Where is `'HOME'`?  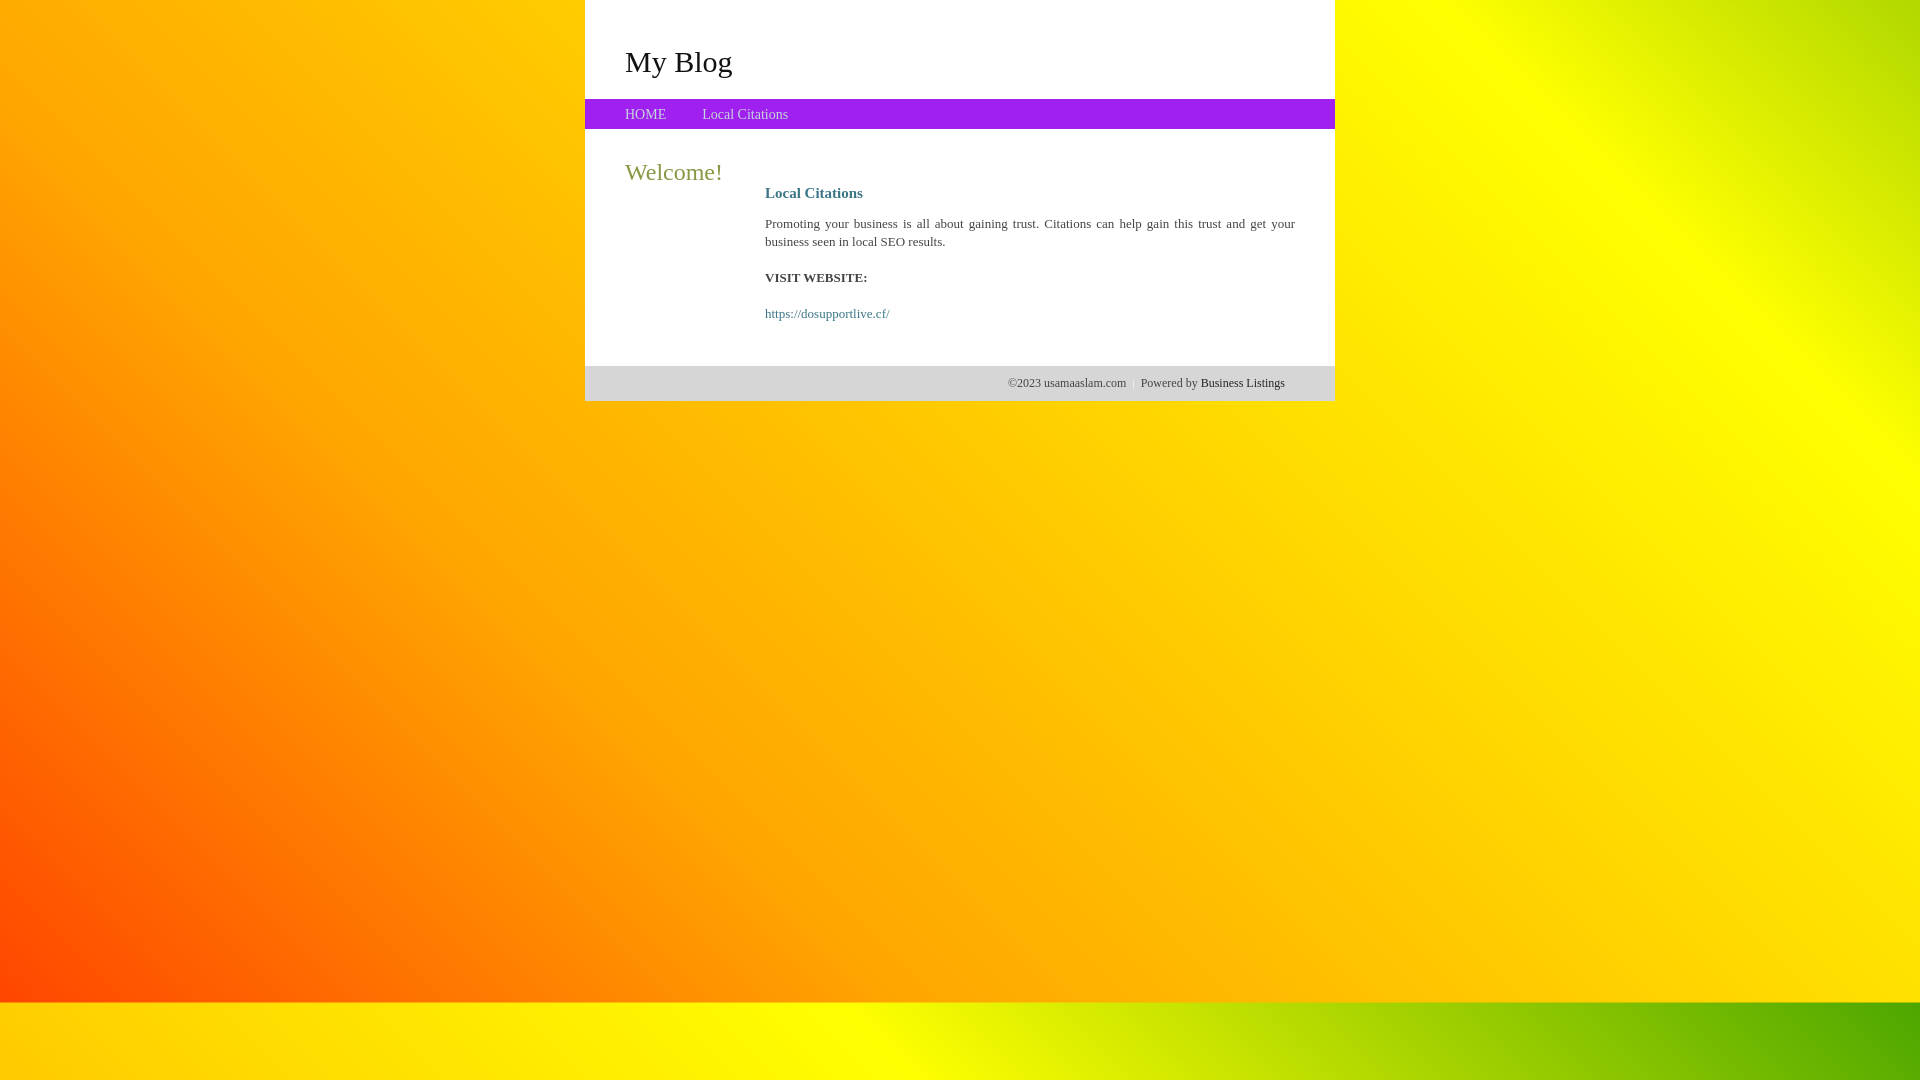 'HOME' is located at coordinates (645, 114).